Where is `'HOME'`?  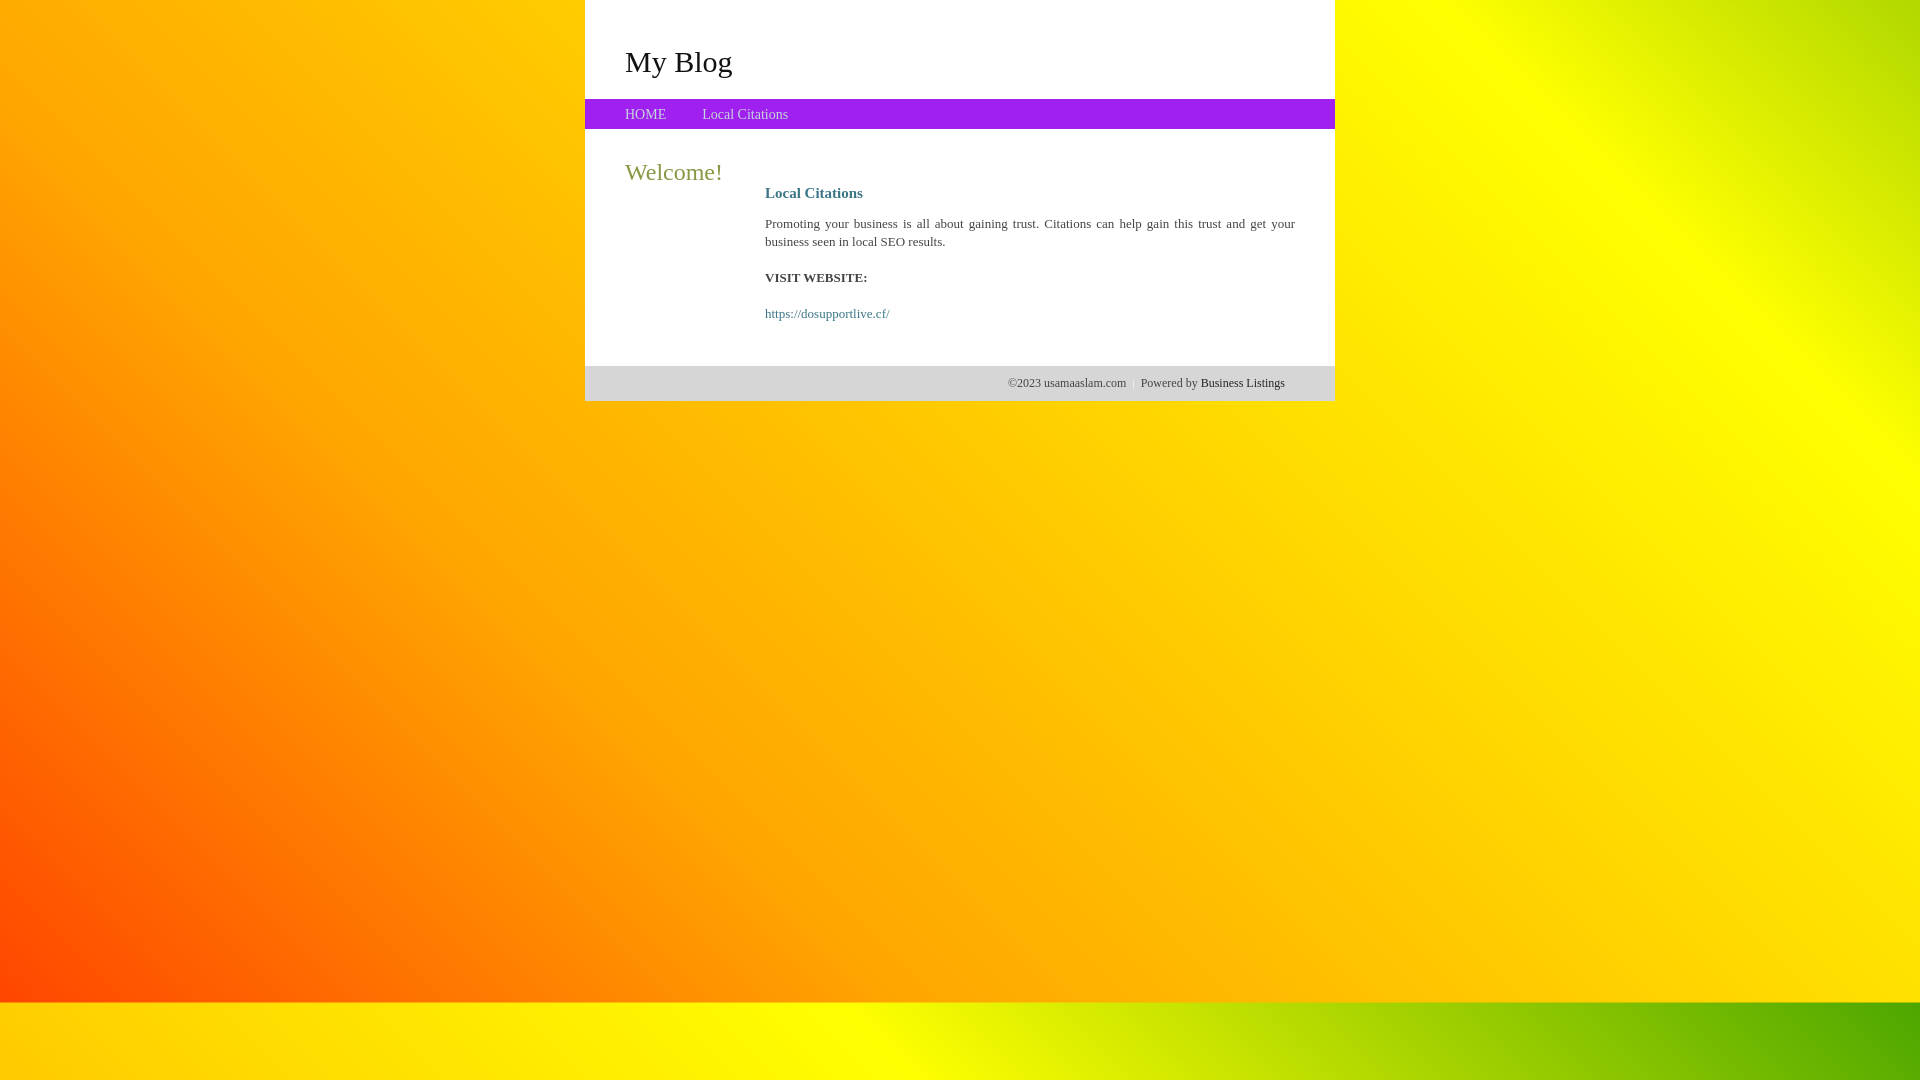 'HOME' is located at coordinates (645, 114).